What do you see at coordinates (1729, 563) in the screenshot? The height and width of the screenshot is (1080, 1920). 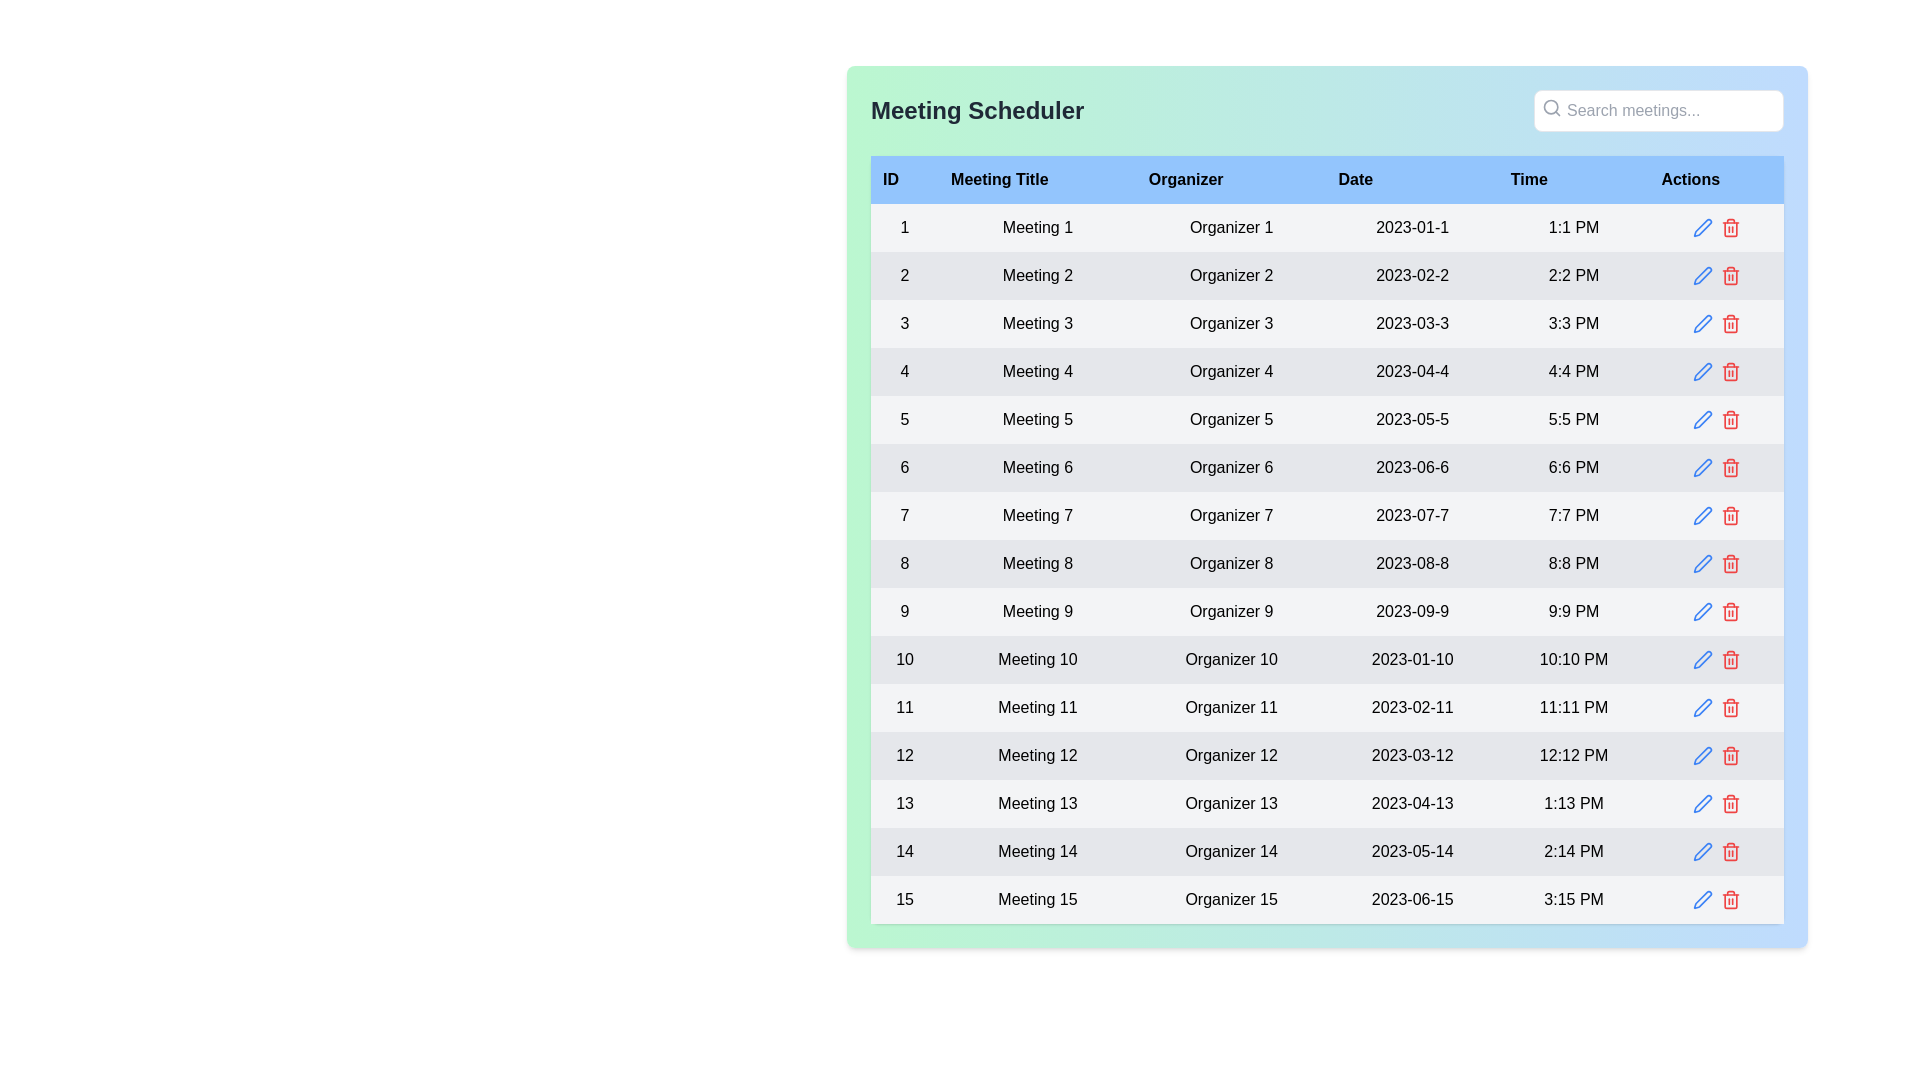 I see `the red trash icon button in the 'Actions' column of the 8th row in the meetings table to possibly reveal additional information or a confirmation prompt` at bounding box center [1729, 563].